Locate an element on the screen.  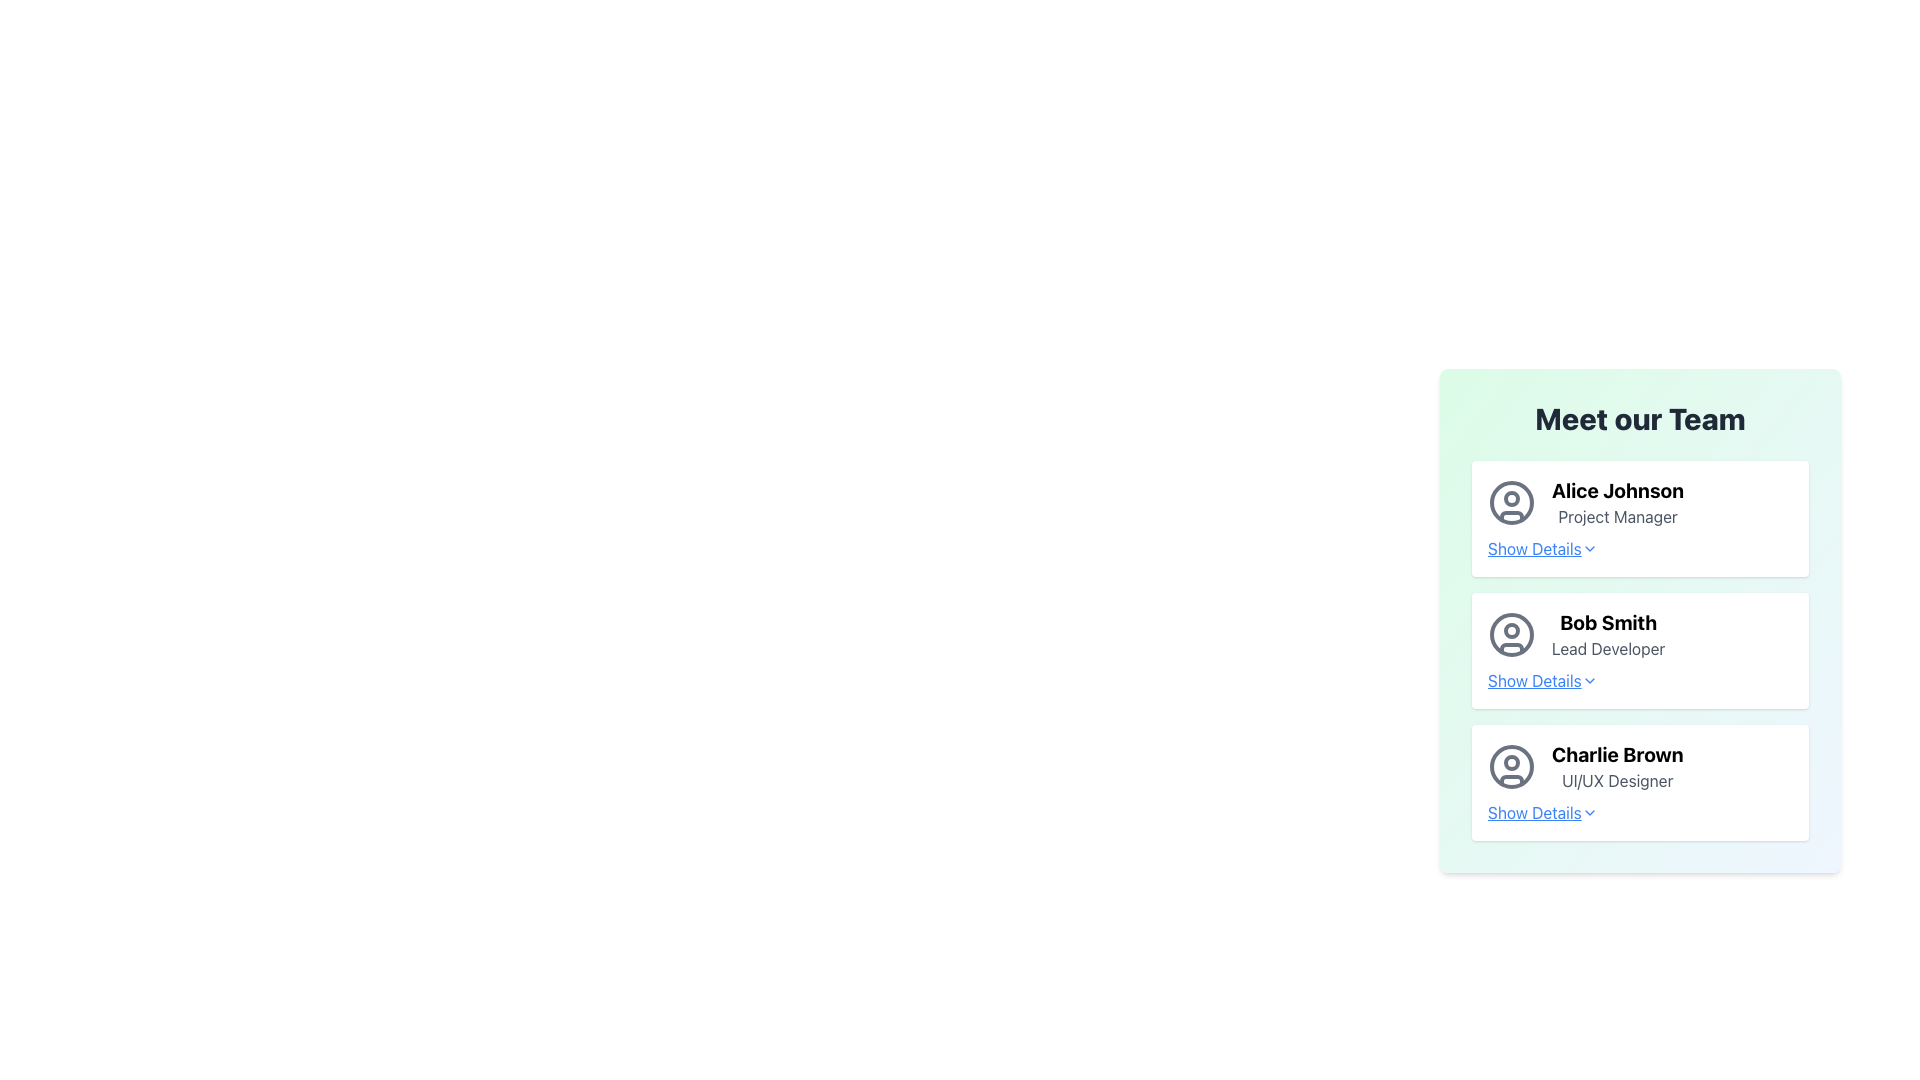
the list item displaying the user information for 'Charlie Brown', which includes a profile icon and text indicating 'UI/UX Designer'. This element is the third entry in the 'Meet our Team' section is located at coordinates (1640, 766).